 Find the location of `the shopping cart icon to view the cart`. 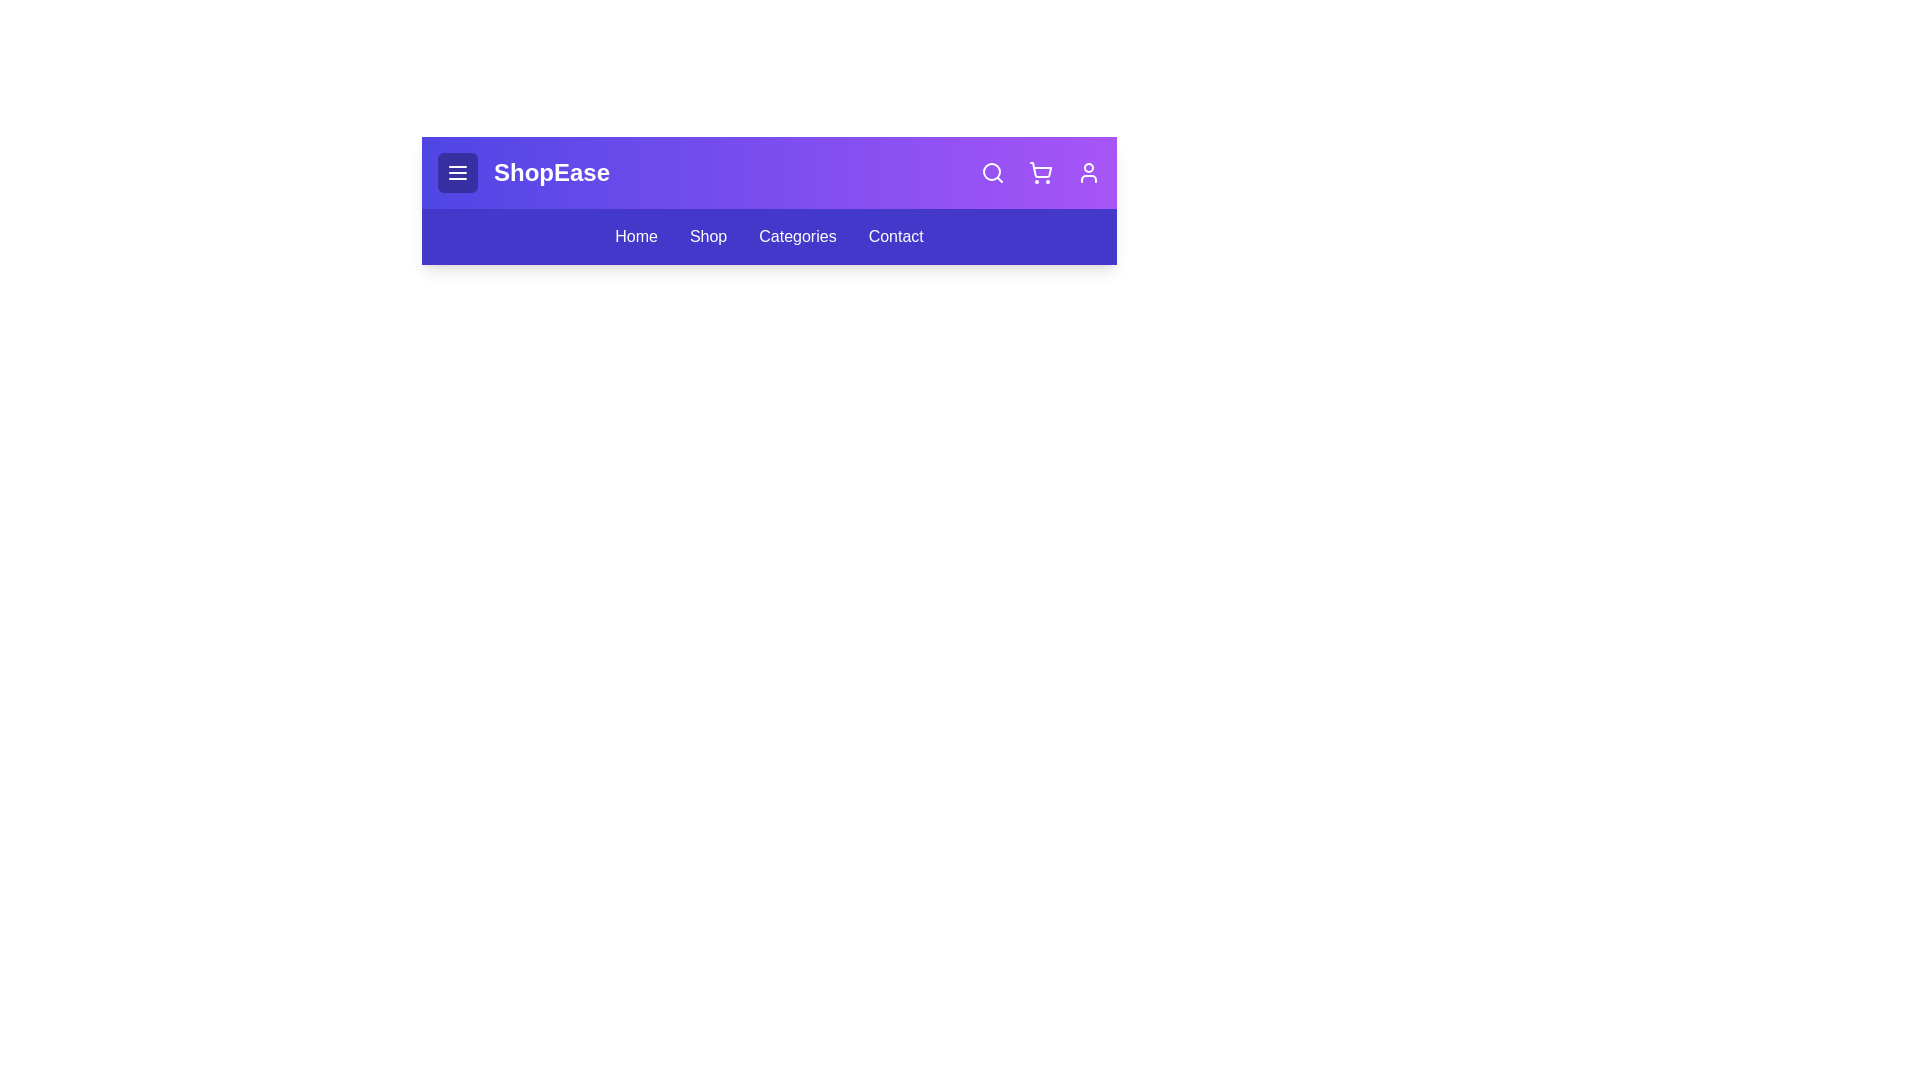

the shopping cart icon to view the cart is located at coordinates (1040, 172).